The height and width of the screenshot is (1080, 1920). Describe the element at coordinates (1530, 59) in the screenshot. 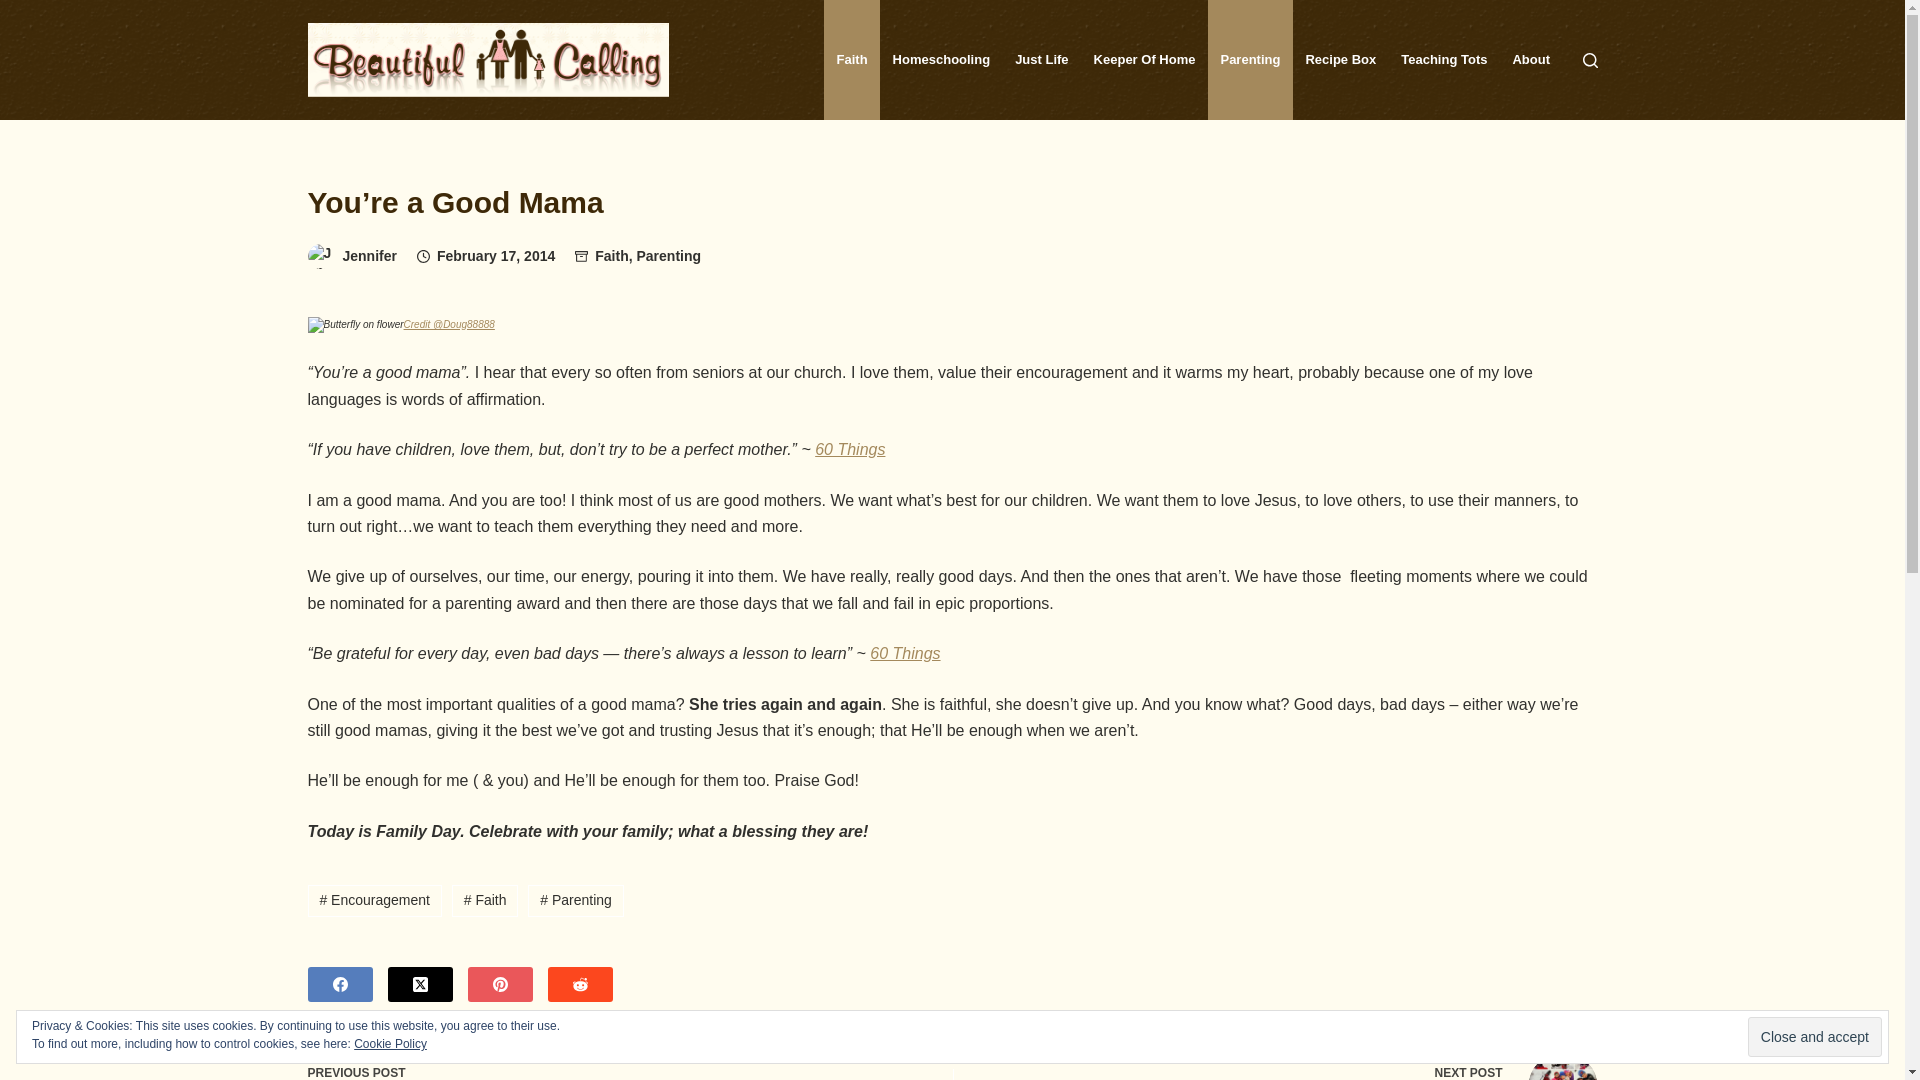

I see `'About'` at that location.